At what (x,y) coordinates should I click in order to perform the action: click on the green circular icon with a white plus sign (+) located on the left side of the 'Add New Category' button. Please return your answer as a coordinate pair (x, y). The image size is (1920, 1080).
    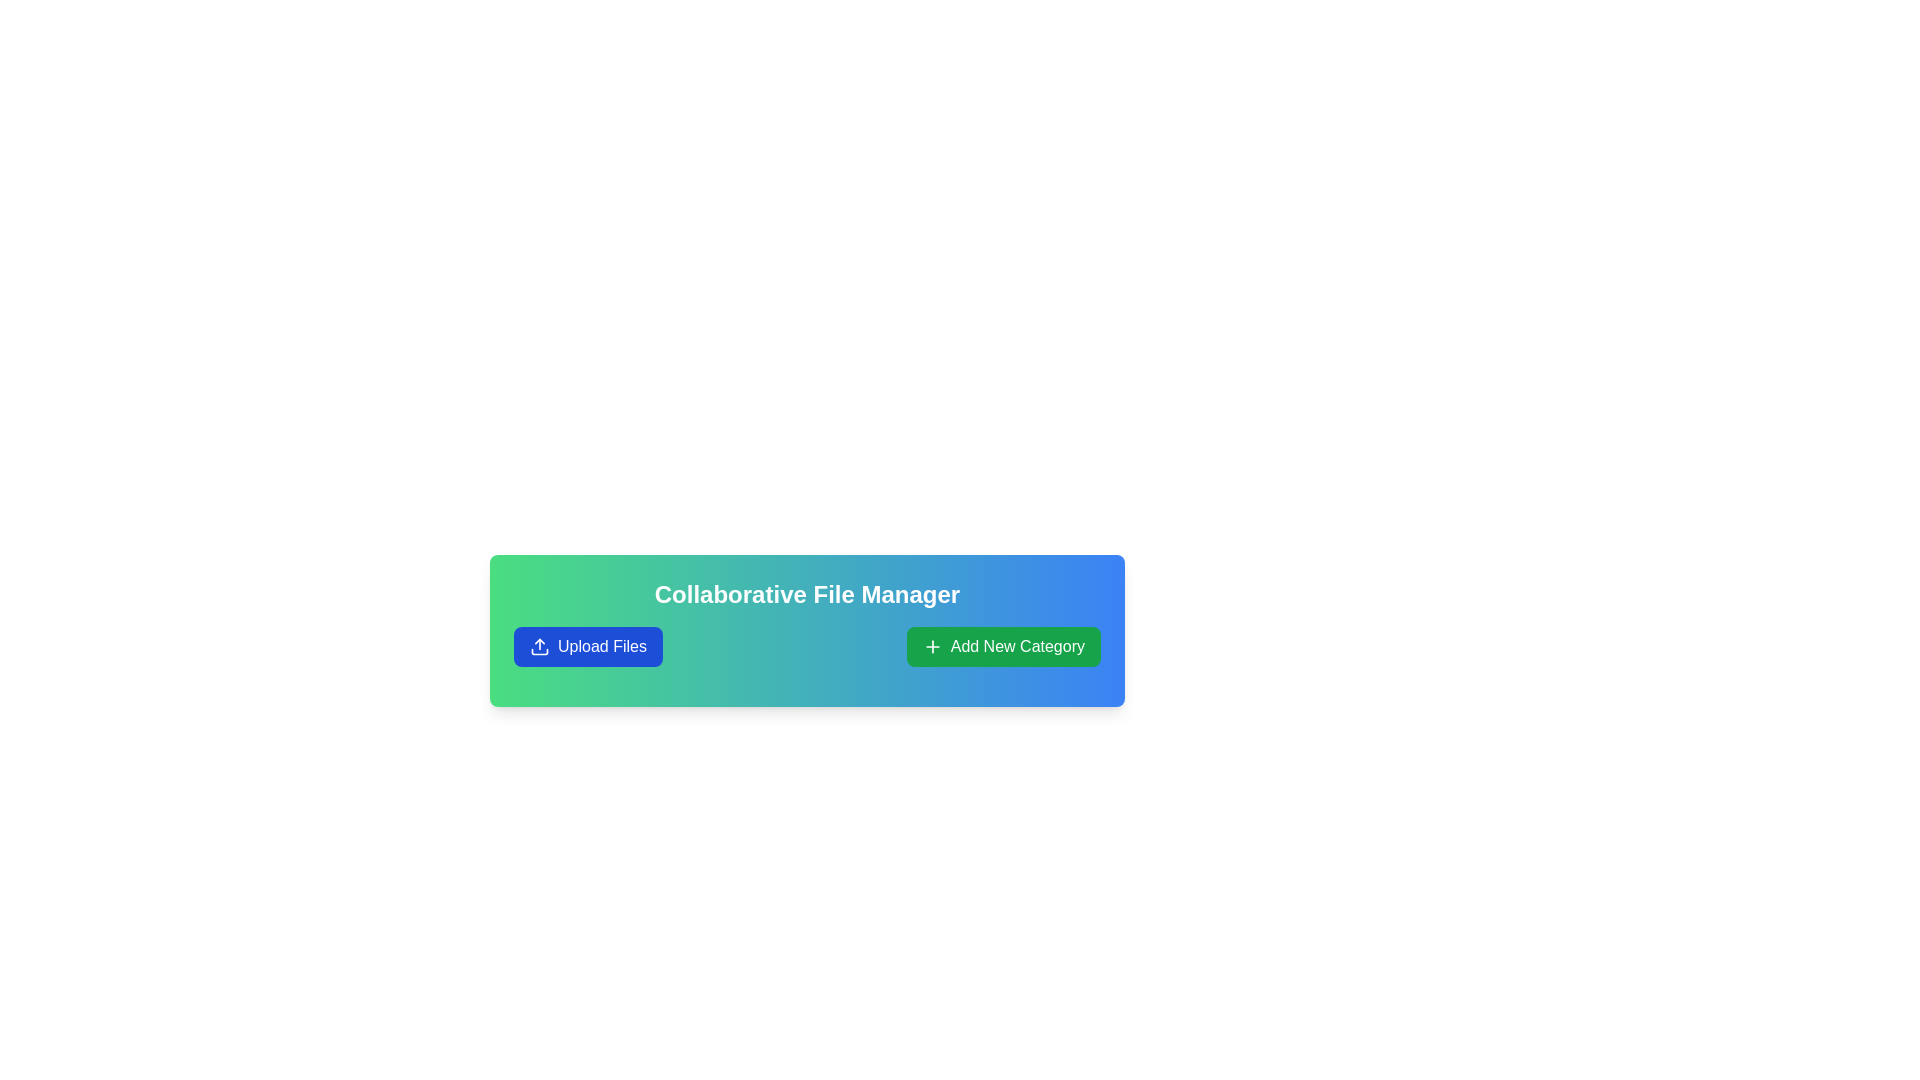
    Looking at the image, I should click on (931, 647).